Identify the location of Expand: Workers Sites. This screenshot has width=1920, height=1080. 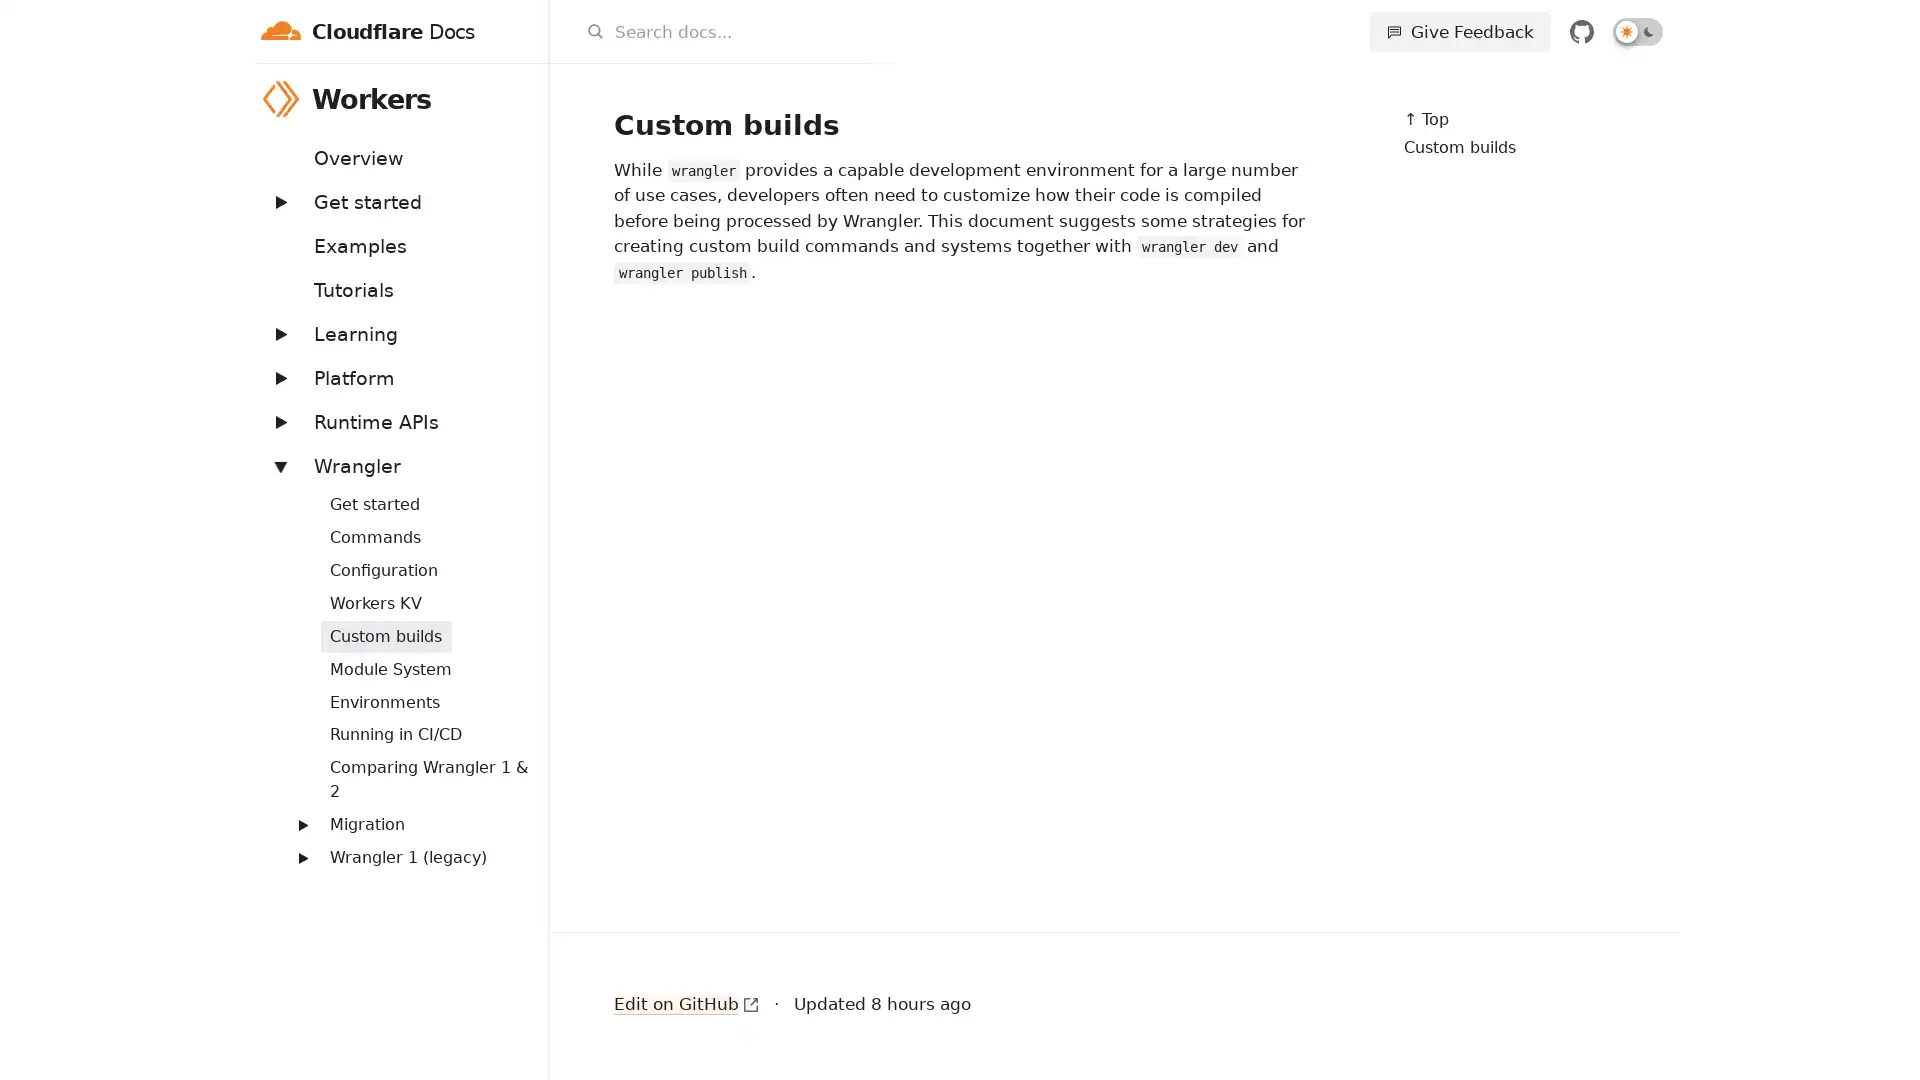
(291, 910).